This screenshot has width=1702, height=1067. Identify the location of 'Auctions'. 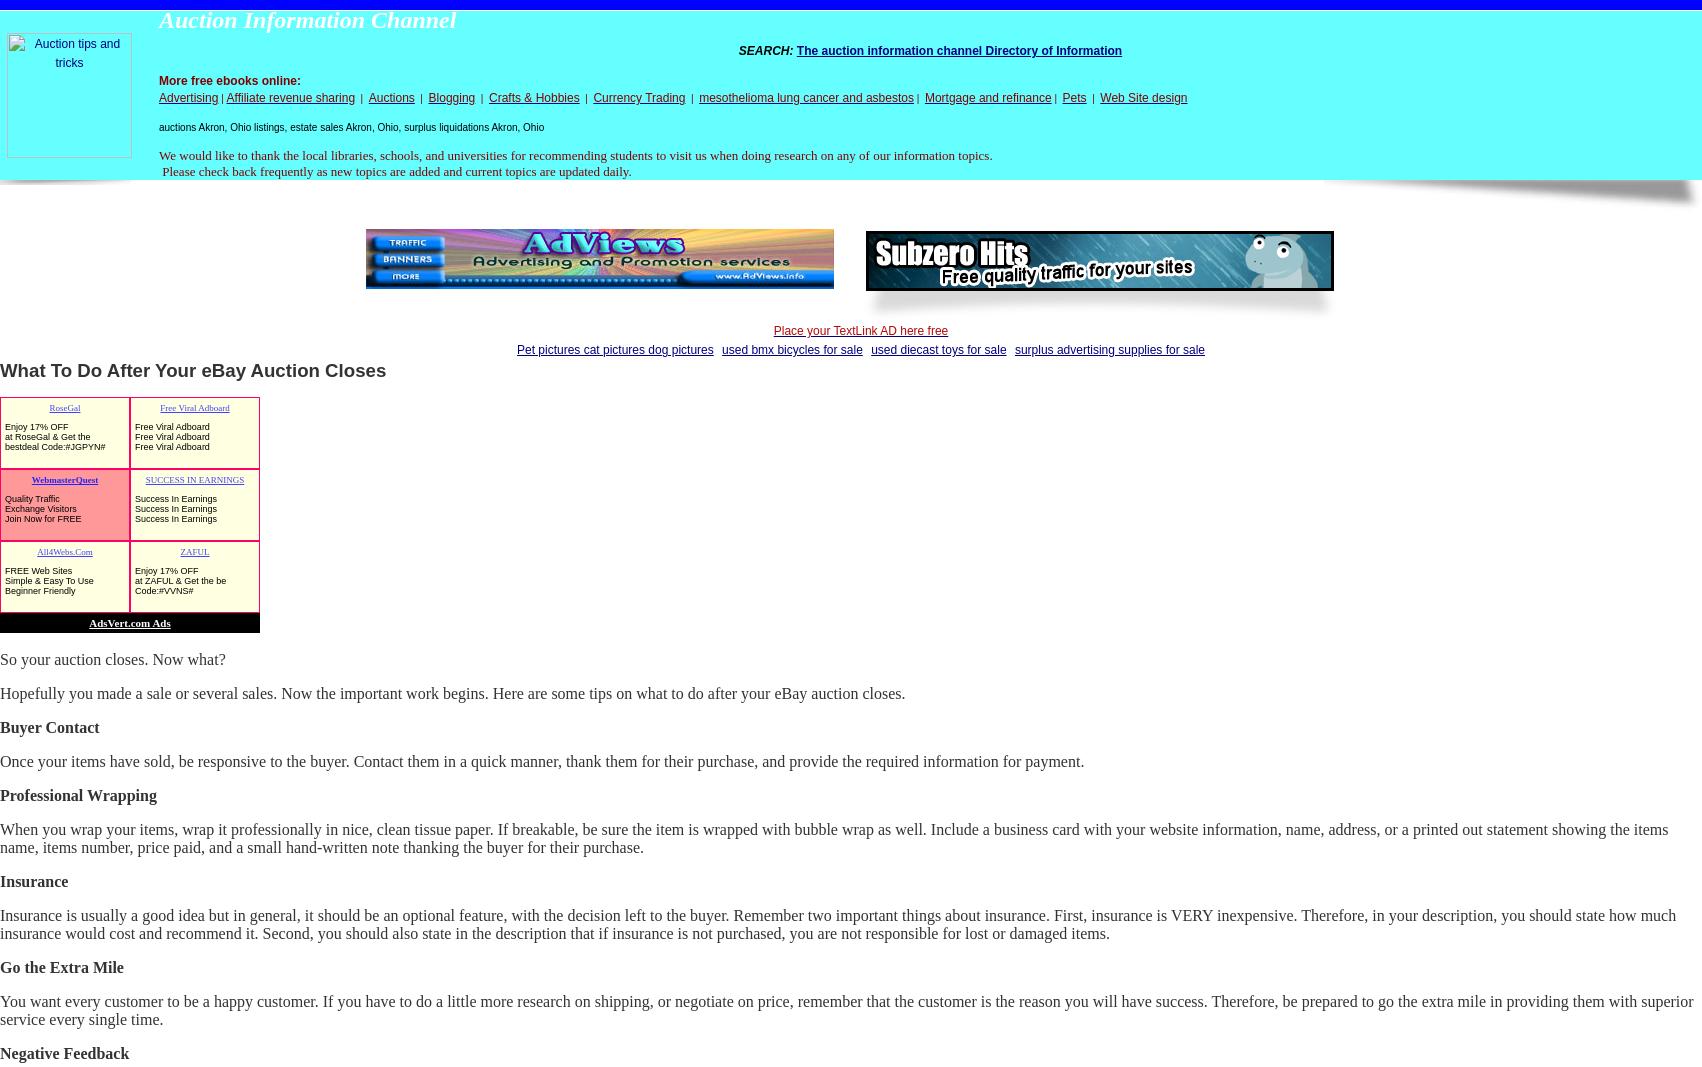
(390, 96).